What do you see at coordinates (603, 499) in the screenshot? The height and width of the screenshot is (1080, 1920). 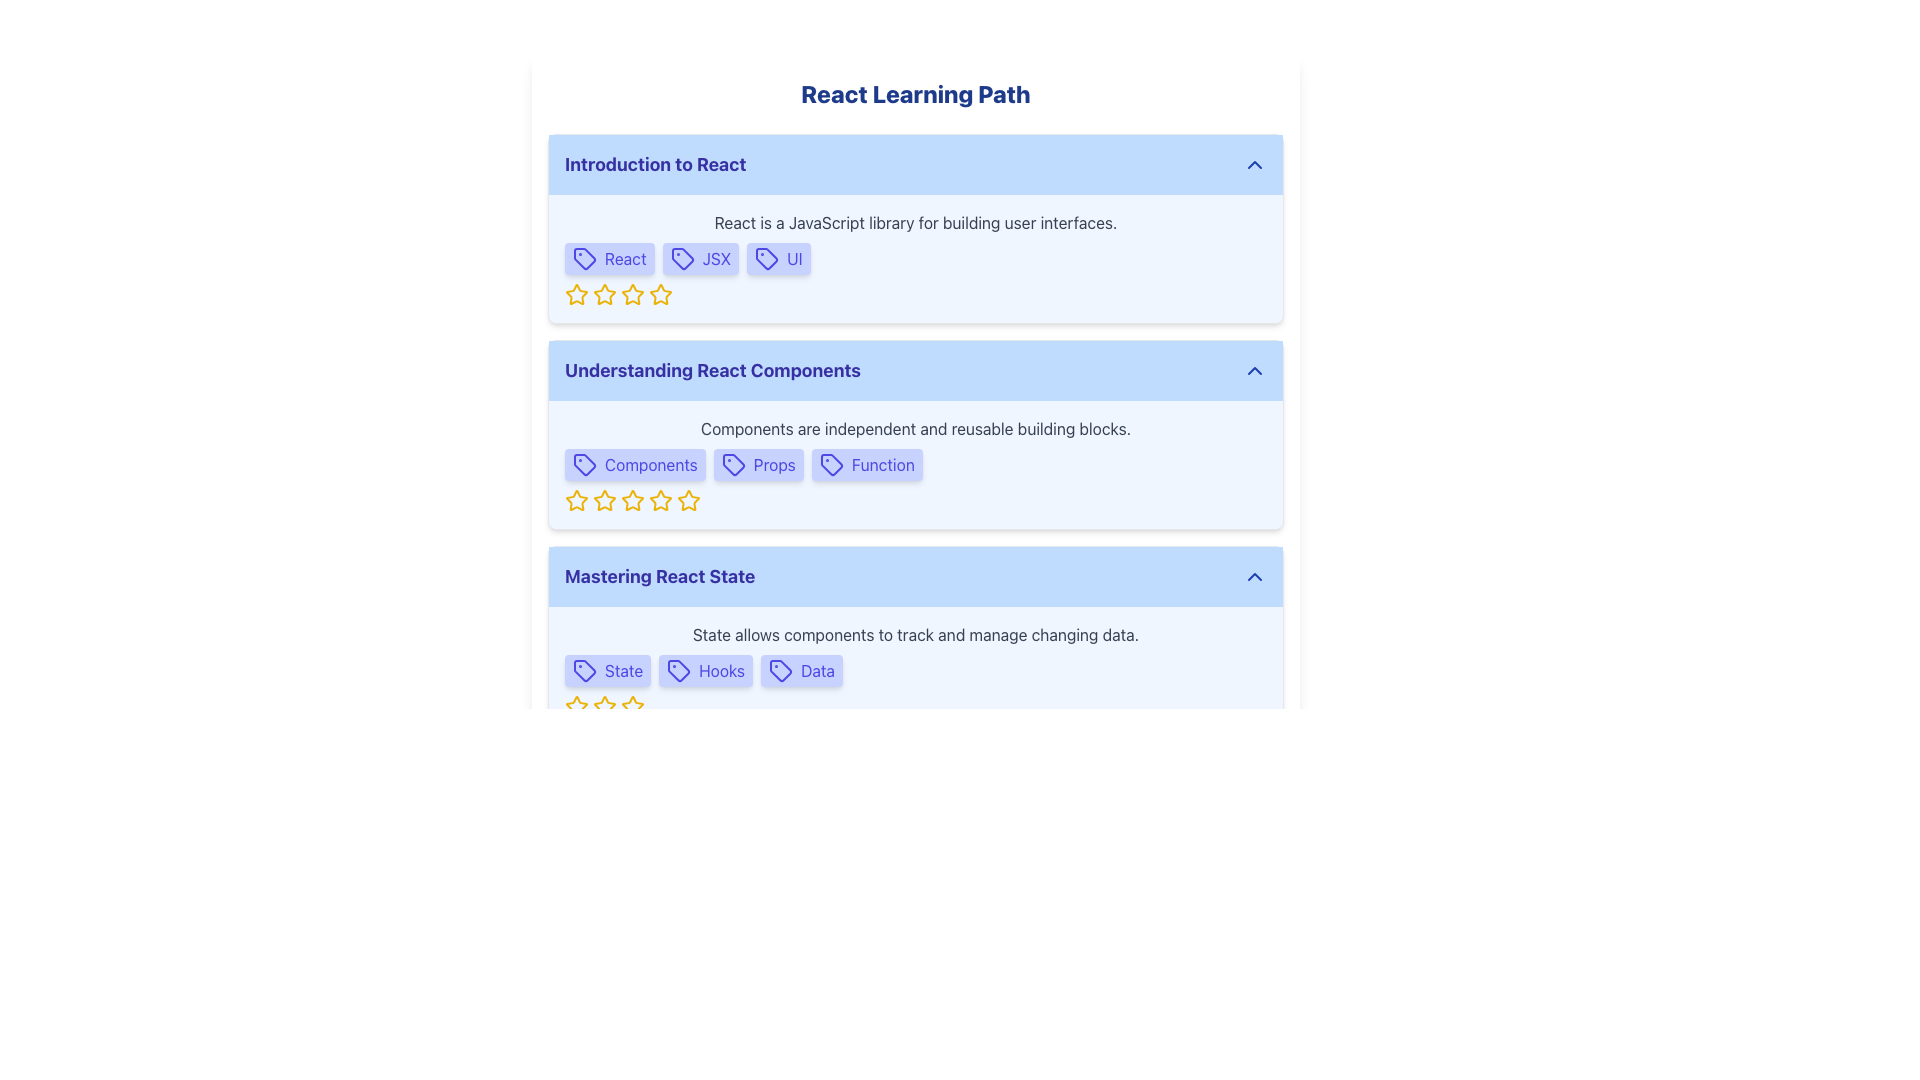 I see `the first star icon in the second set of rating stars under the text 'Understanding React Components', which is visually styled in a yellow hue and represents a rating system` at bounding box center [603, 499].